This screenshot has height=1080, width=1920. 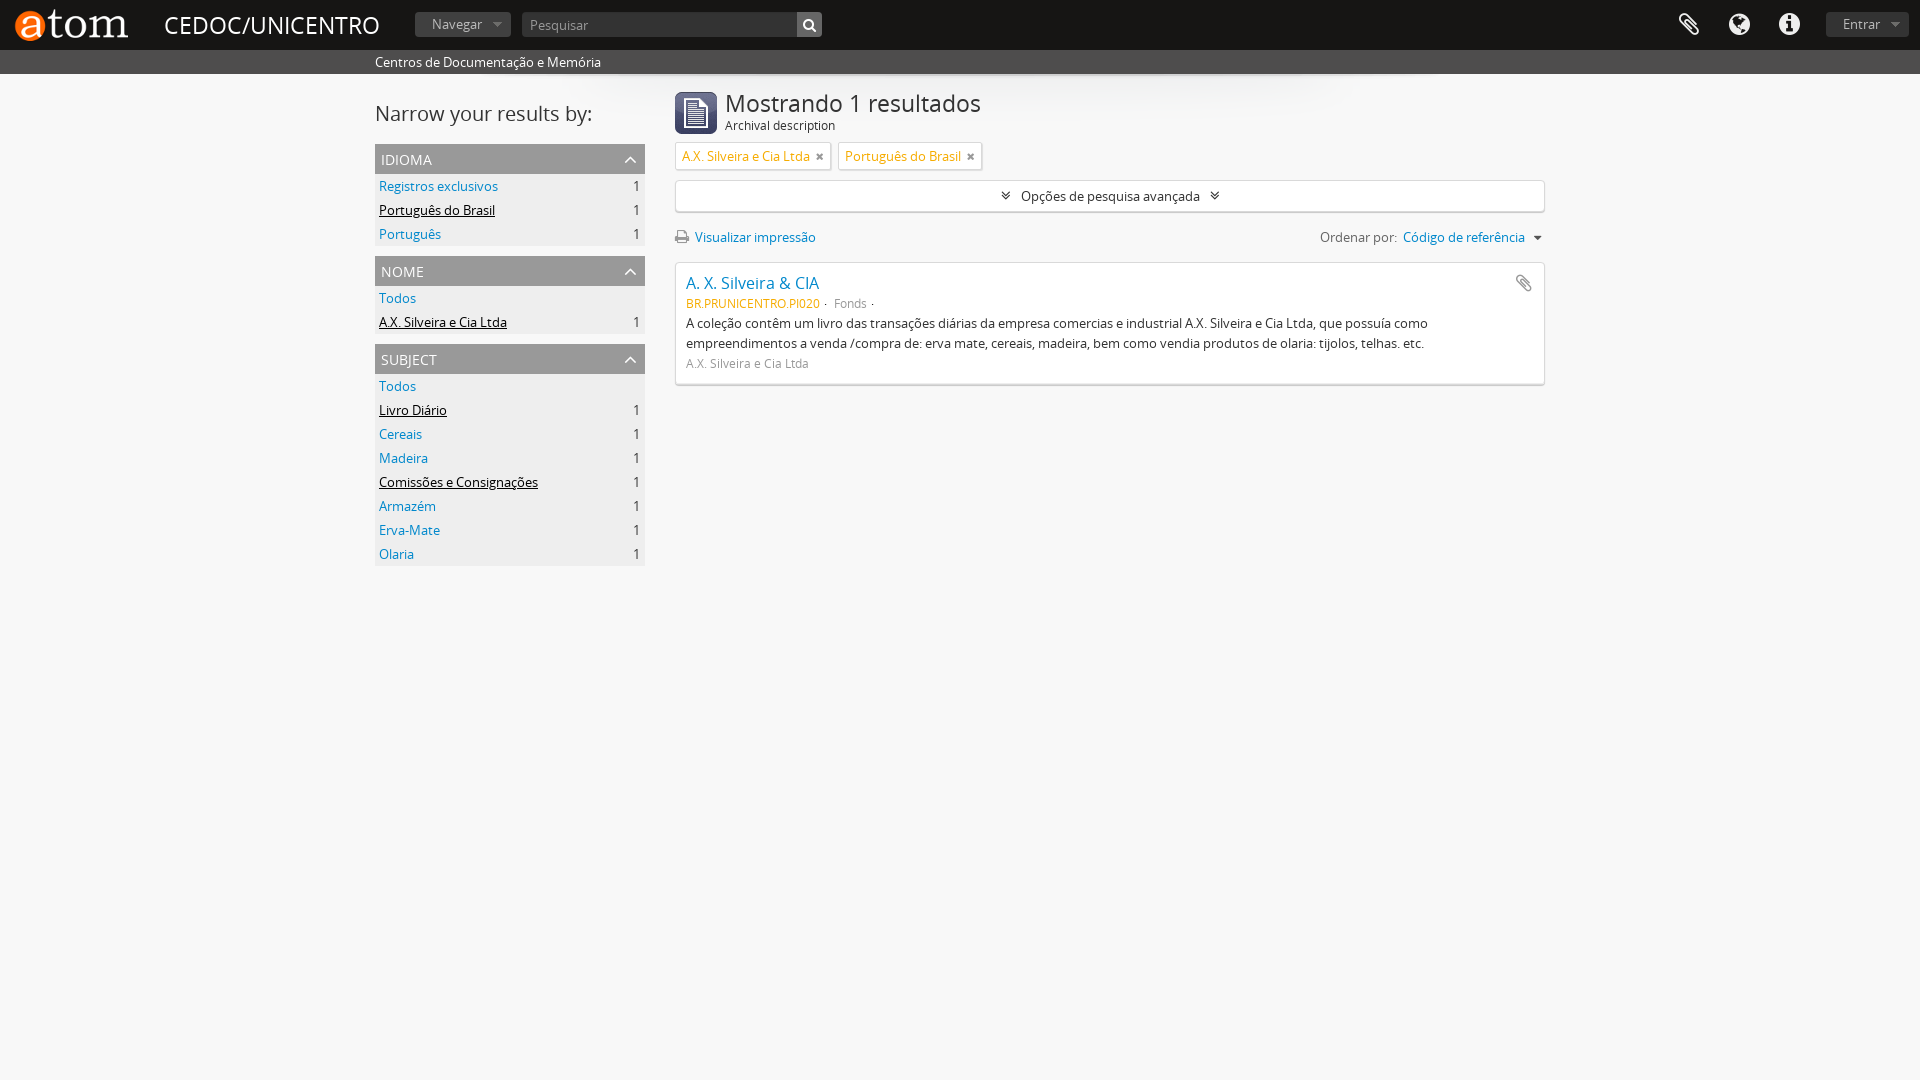 I want to click on 'CEDOC/UNICENTRO', so click(x=271, y=25).